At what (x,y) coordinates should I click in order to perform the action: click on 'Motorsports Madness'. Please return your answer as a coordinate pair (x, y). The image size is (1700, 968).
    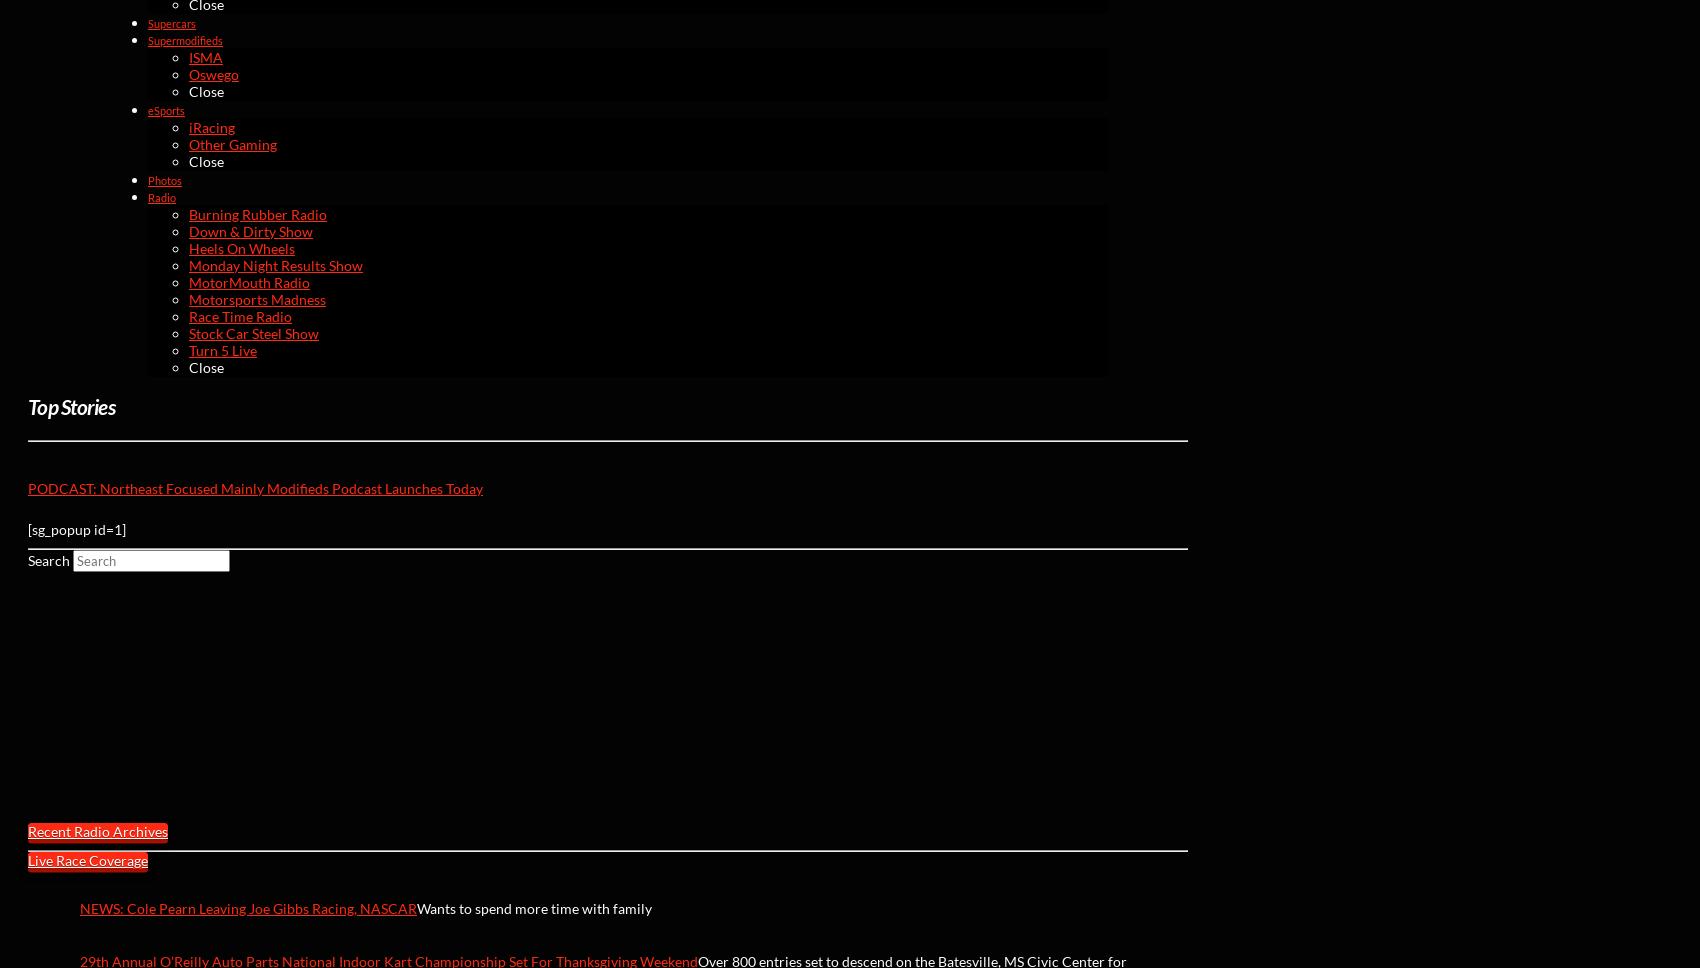
    Looking at the image, I should click on (257, 297).